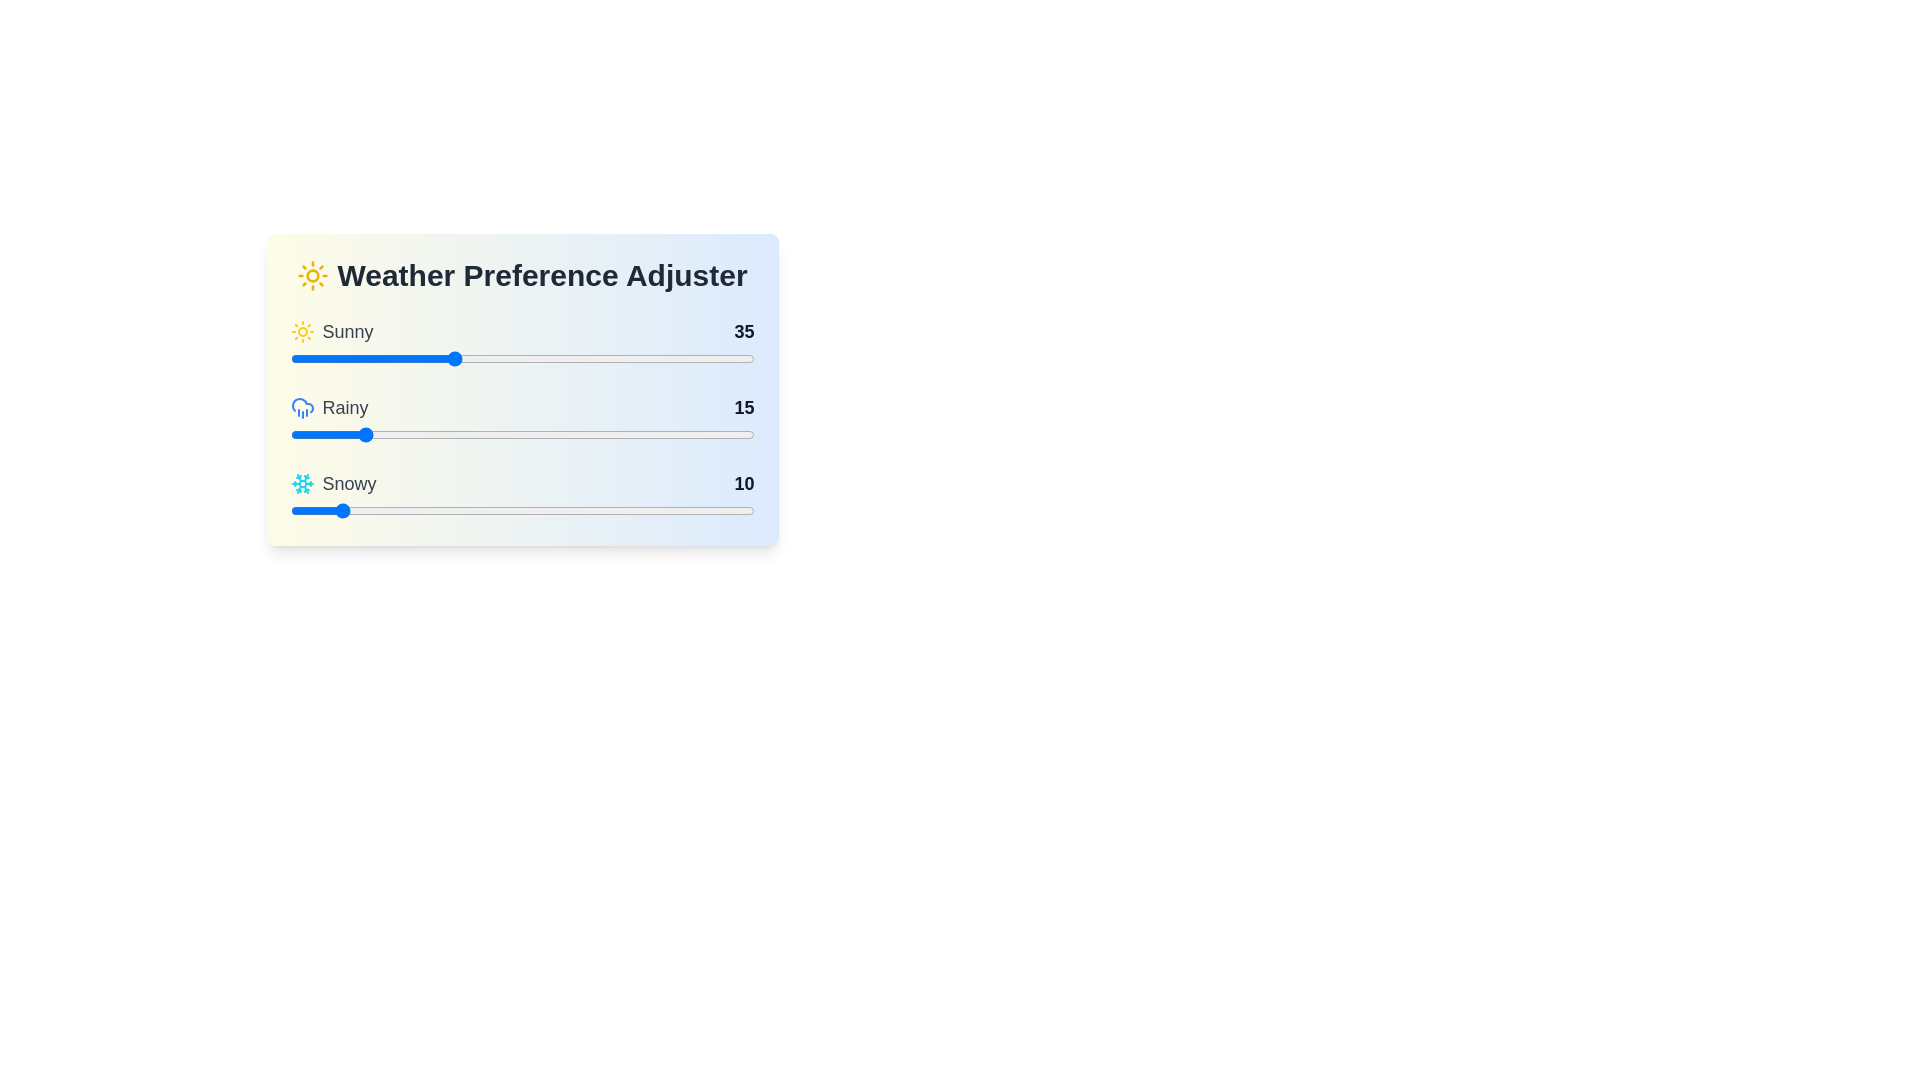  What do you see at coordinates (508, 357) in the screenshot?
I see `the 'Sunny' slider to the specified value 47` at bounding box center [508, 357].